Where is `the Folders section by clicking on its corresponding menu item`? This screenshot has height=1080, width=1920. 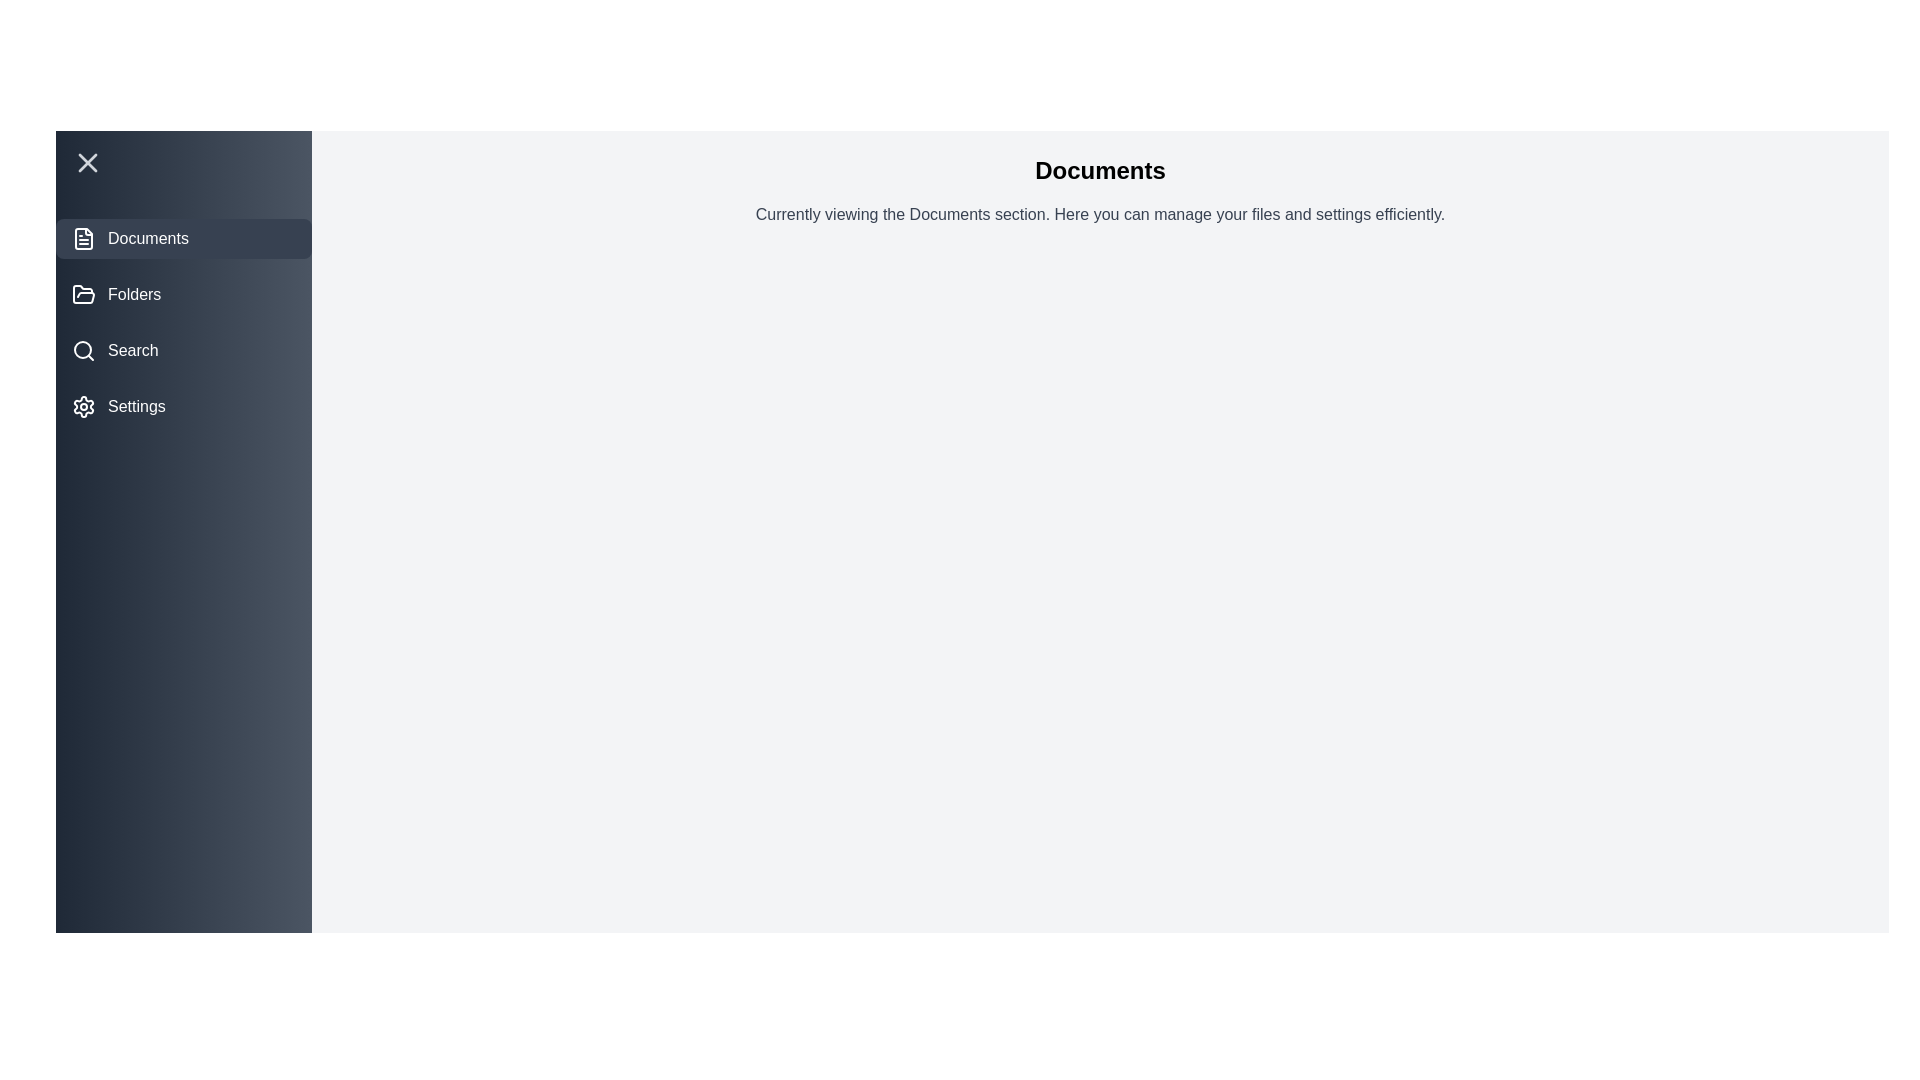
the Folders section by clicking on its corresponding menu item is located at coordinates (183, 294).